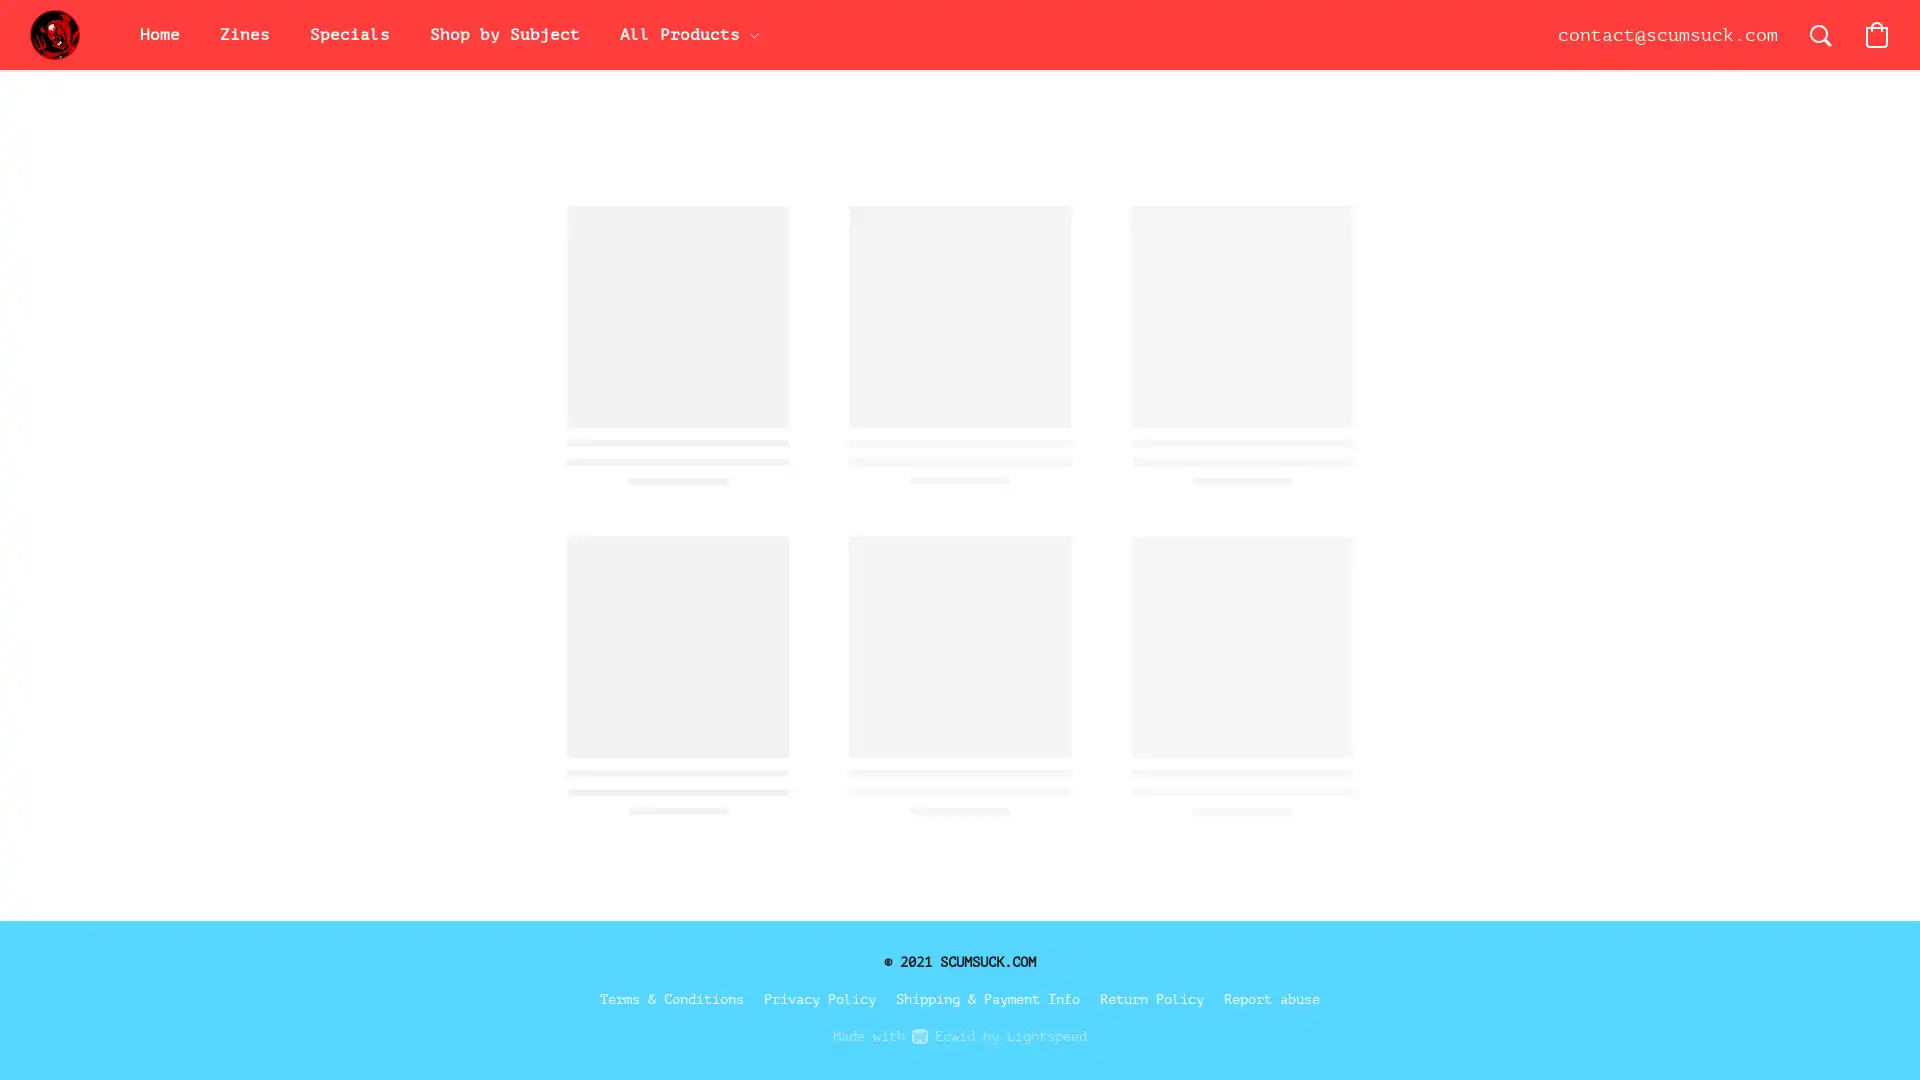  Describe the element at coordinates (1637, 712) in the screenshot. I see `Accept Only Essential Cookies` at that location.